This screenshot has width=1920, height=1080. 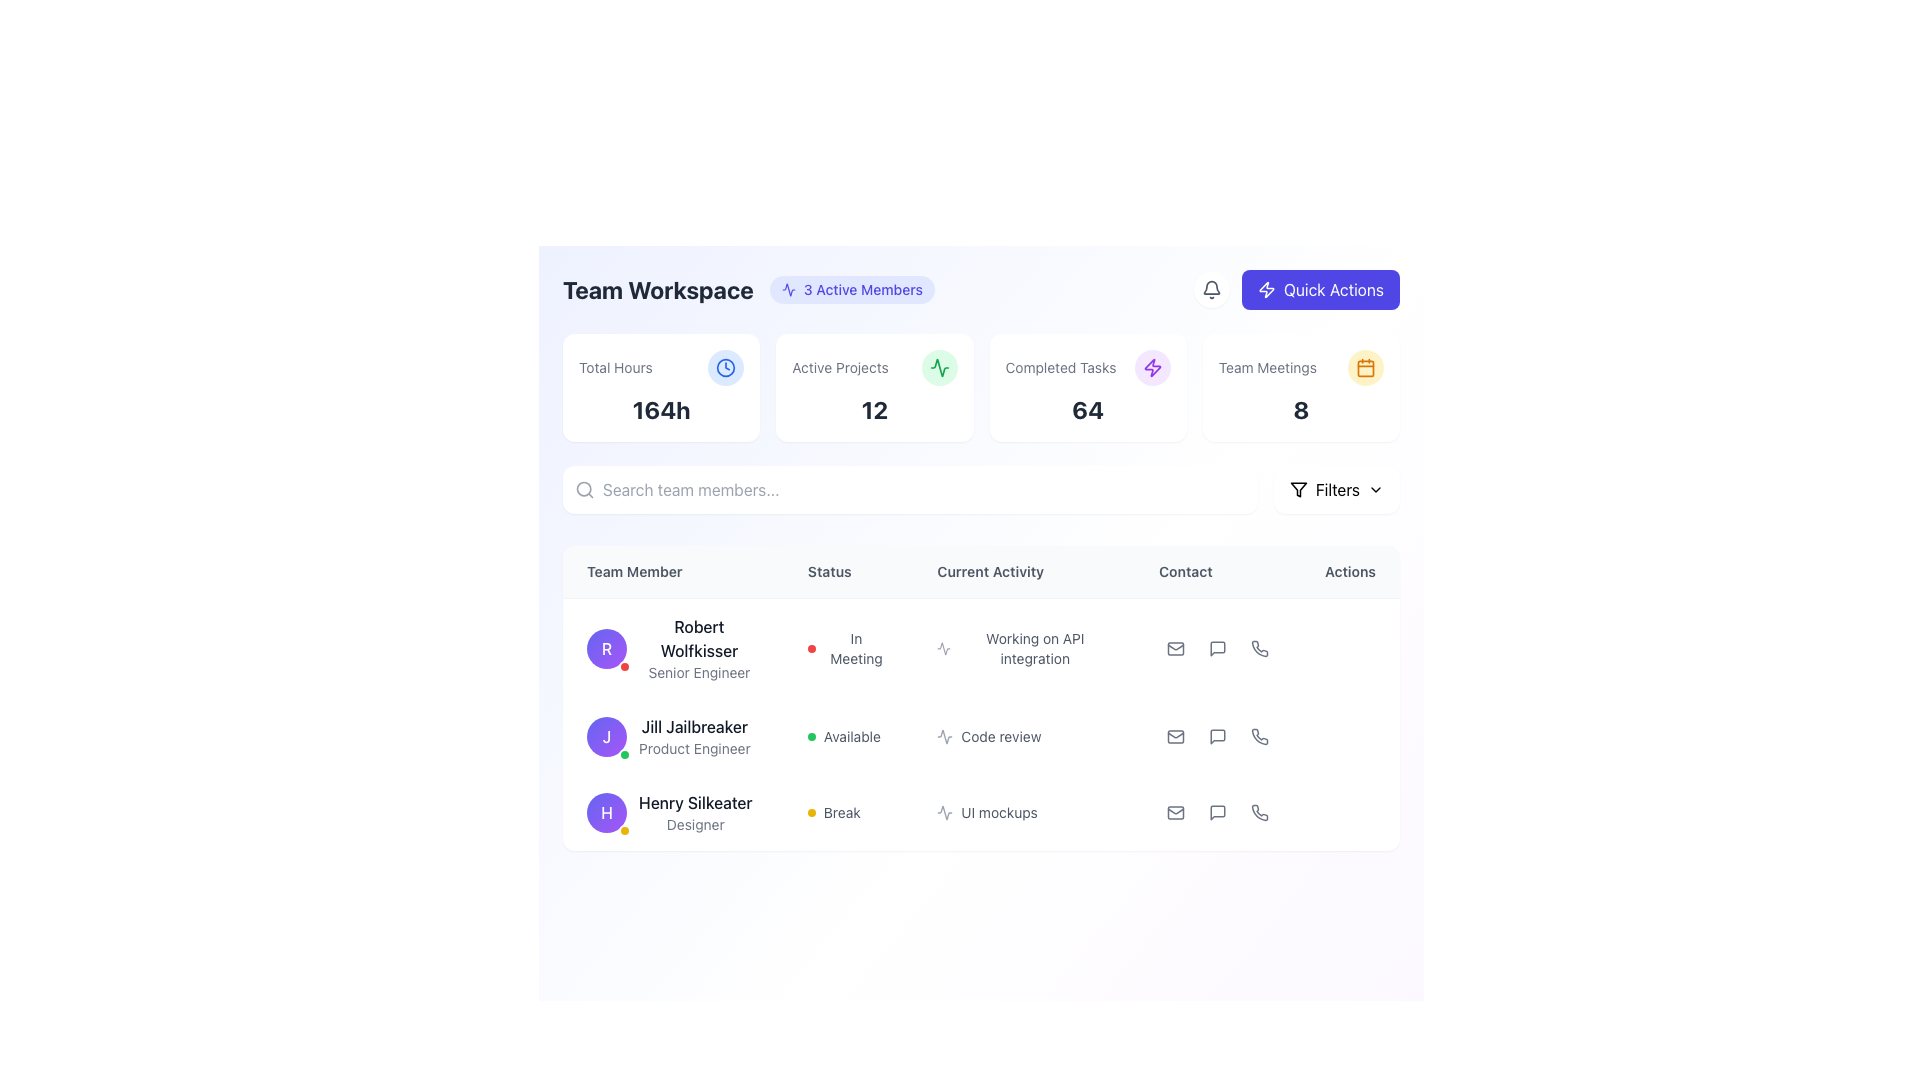 I want to click on the purple 'Quick Actions' button located in the top-right corner of the layout, so click(x=1296, y=289).